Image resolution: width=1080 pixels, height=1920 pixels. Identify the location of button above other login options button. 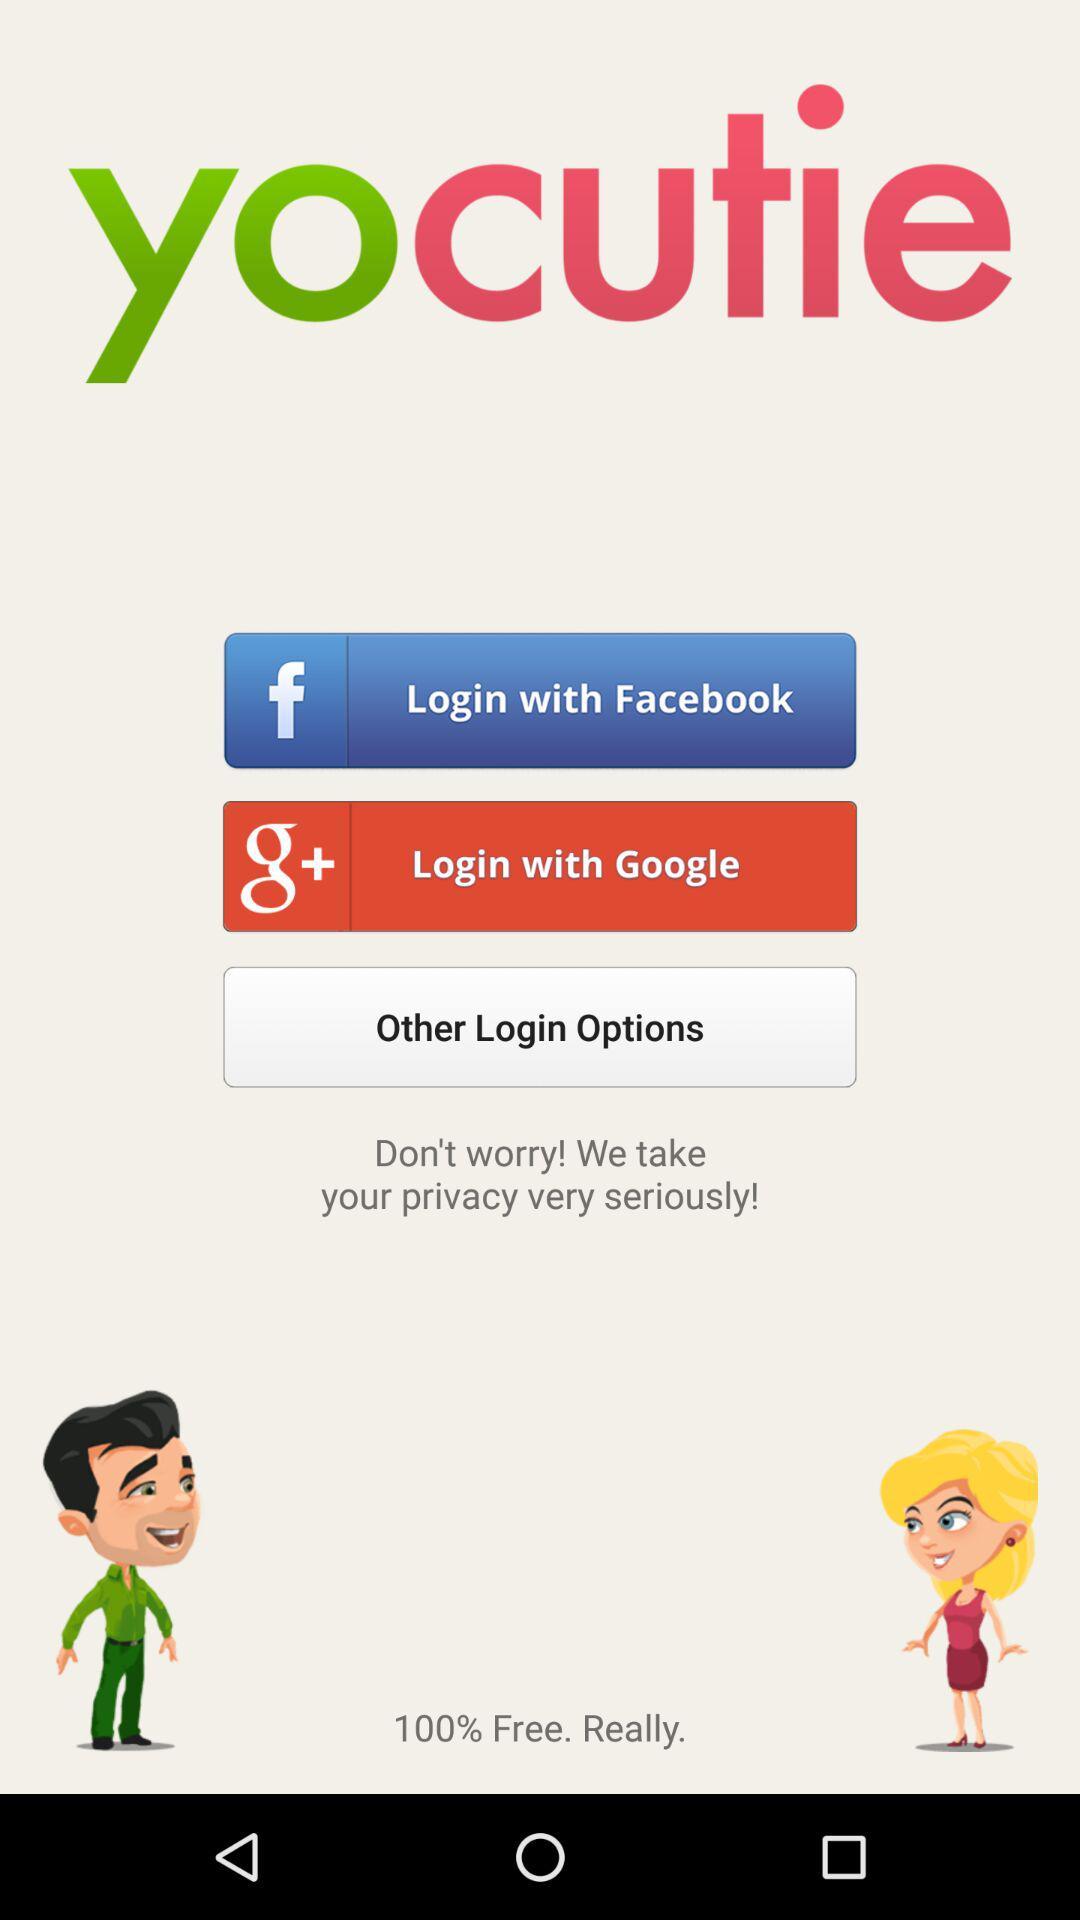
(540, 867).